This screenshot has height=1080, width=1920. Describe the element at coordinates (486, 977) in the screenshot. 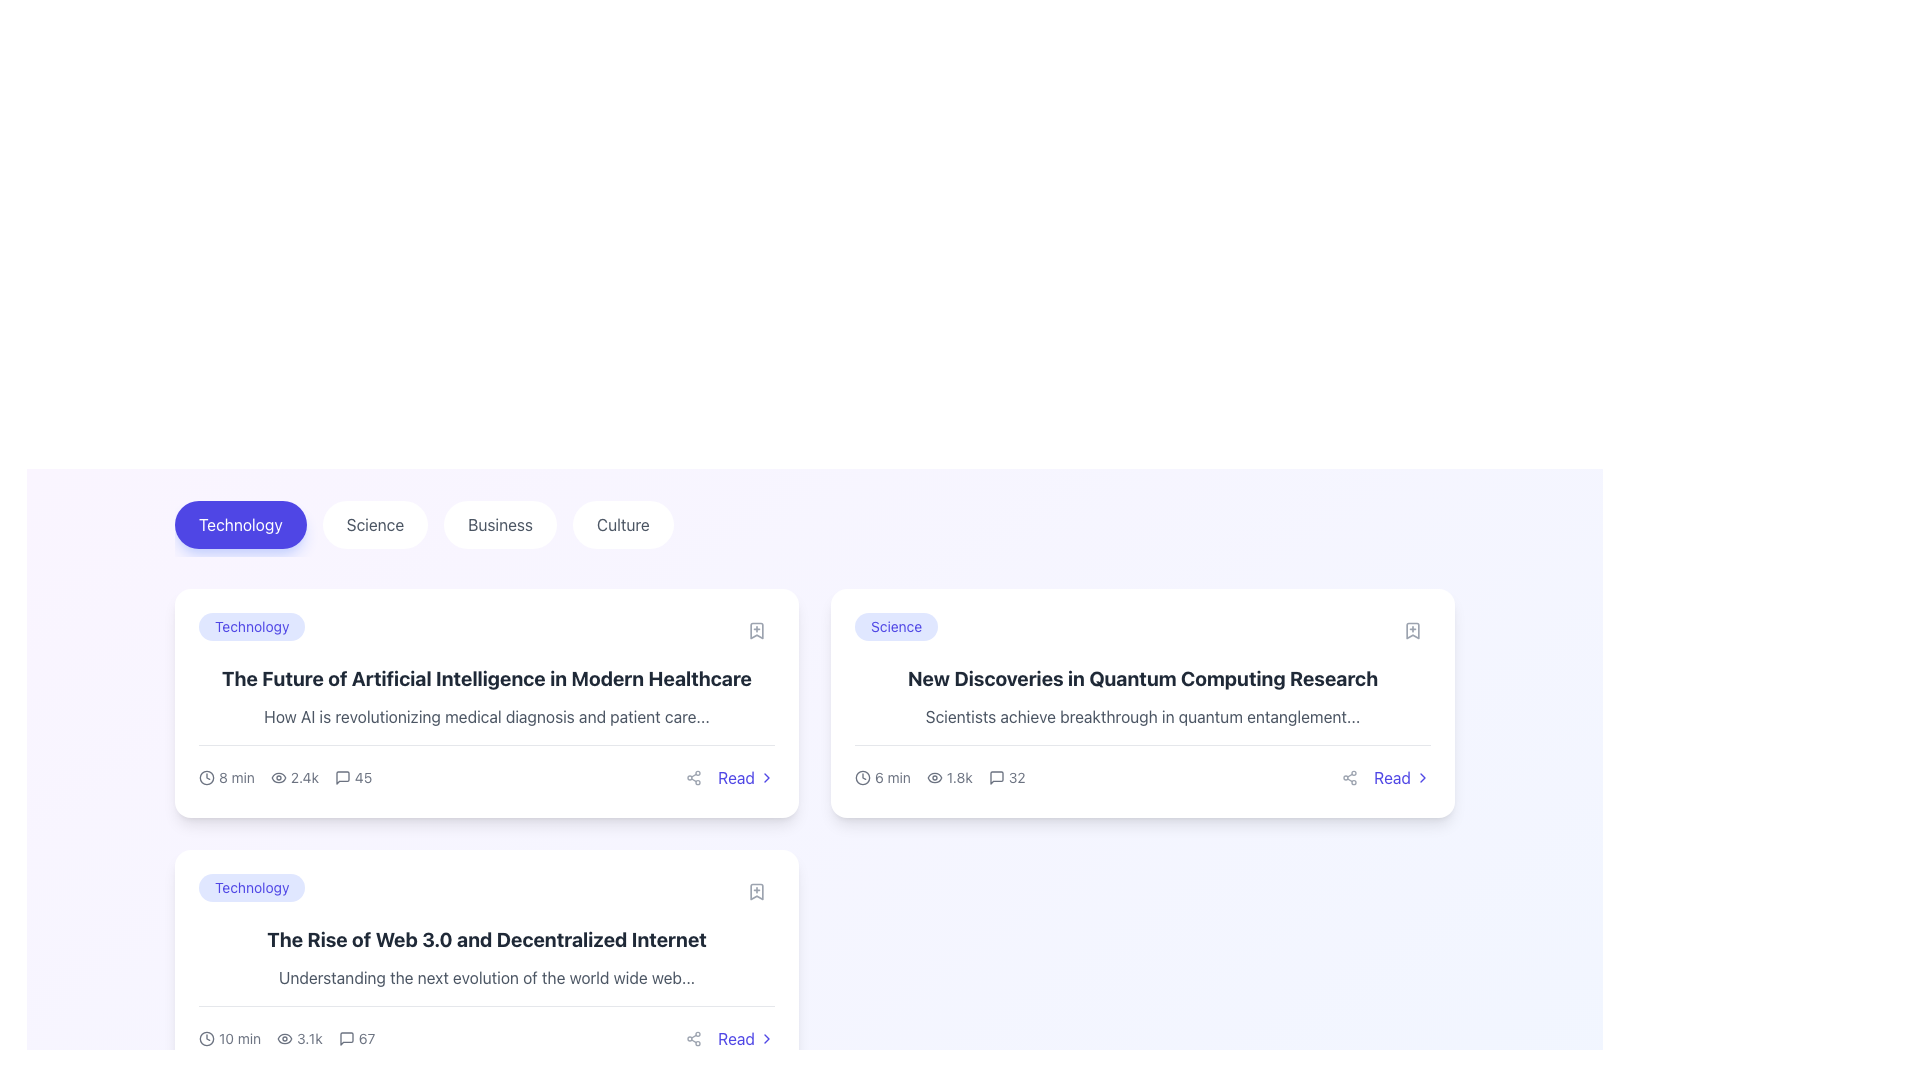

I see `the text element that reads 'Understanding the next evolution of the world wide web...', positioned below the title 'The Rise of Web 3.0 and Decentralized Internet'` at that location.